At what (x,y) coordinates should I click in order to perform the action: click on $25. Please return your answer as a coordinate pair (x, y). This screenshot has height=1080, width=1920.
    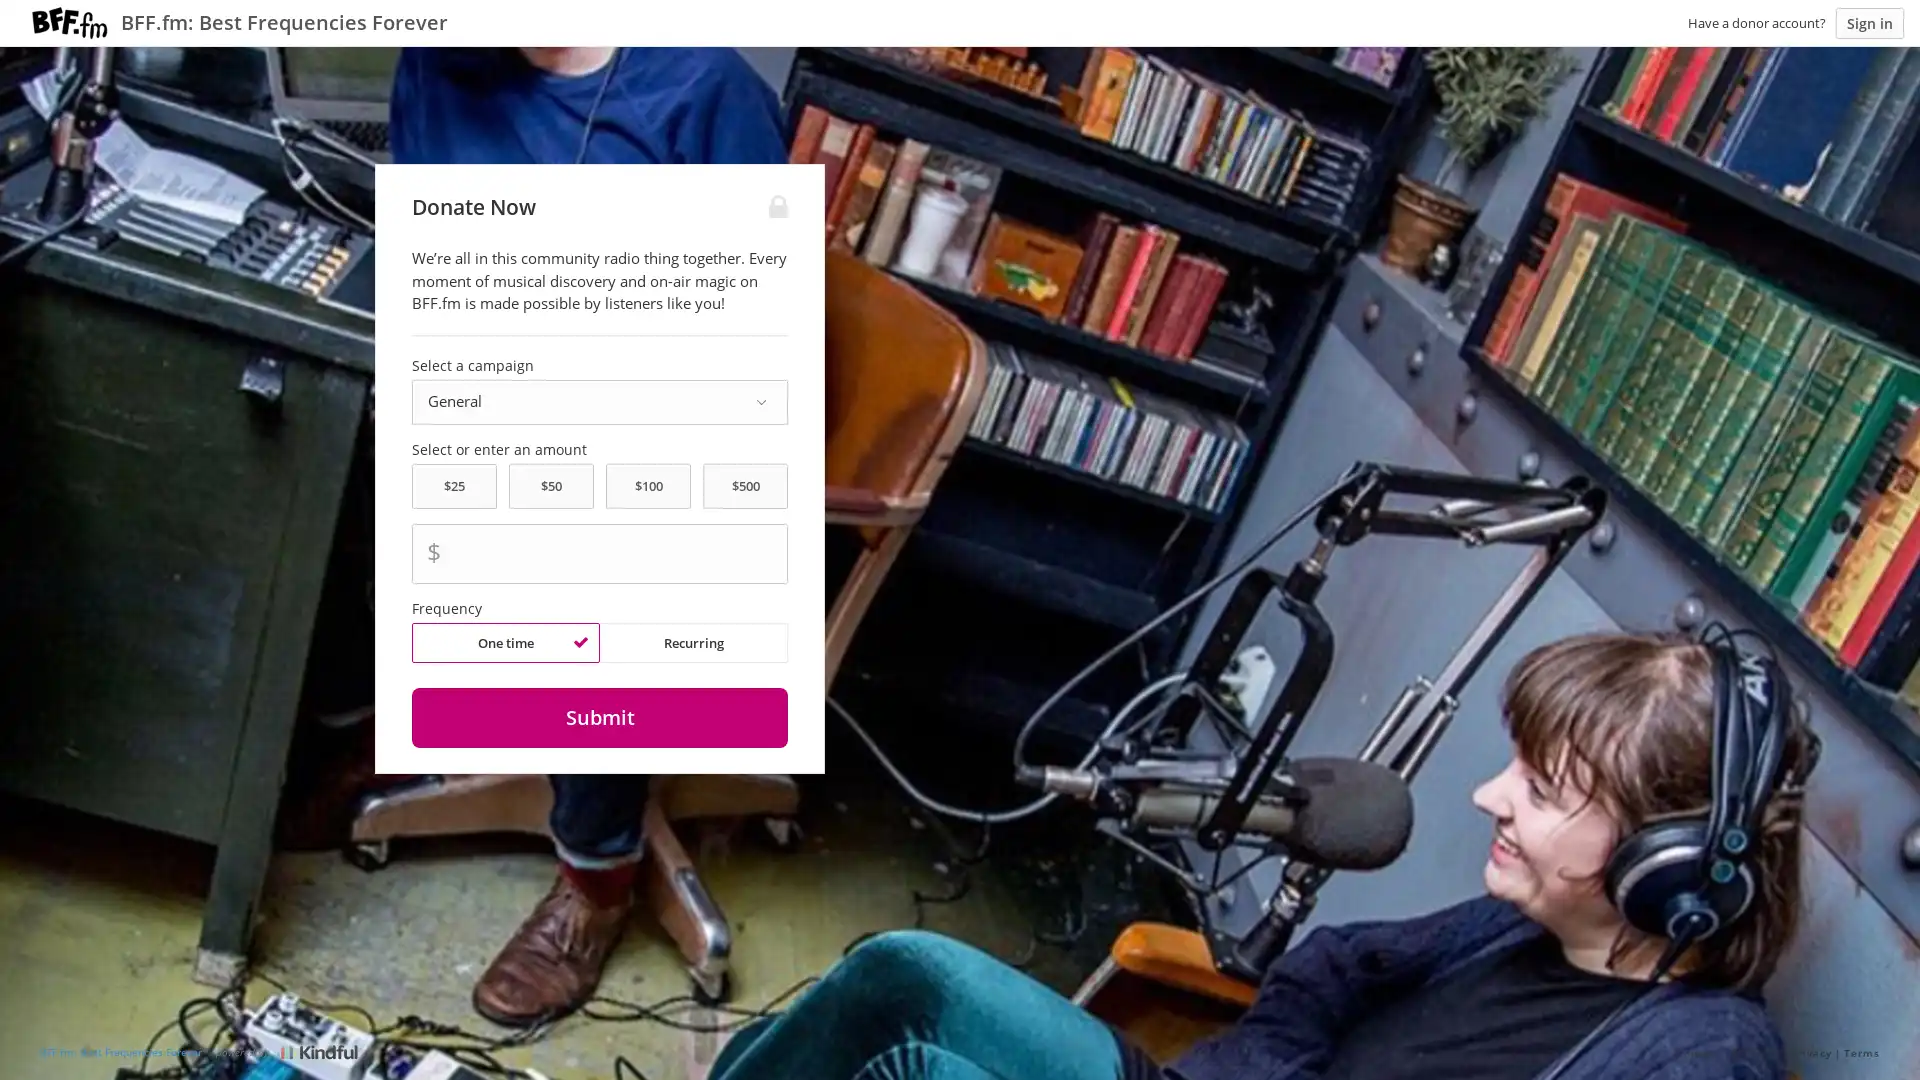
    Looking at the image, I should click on (452, 485).